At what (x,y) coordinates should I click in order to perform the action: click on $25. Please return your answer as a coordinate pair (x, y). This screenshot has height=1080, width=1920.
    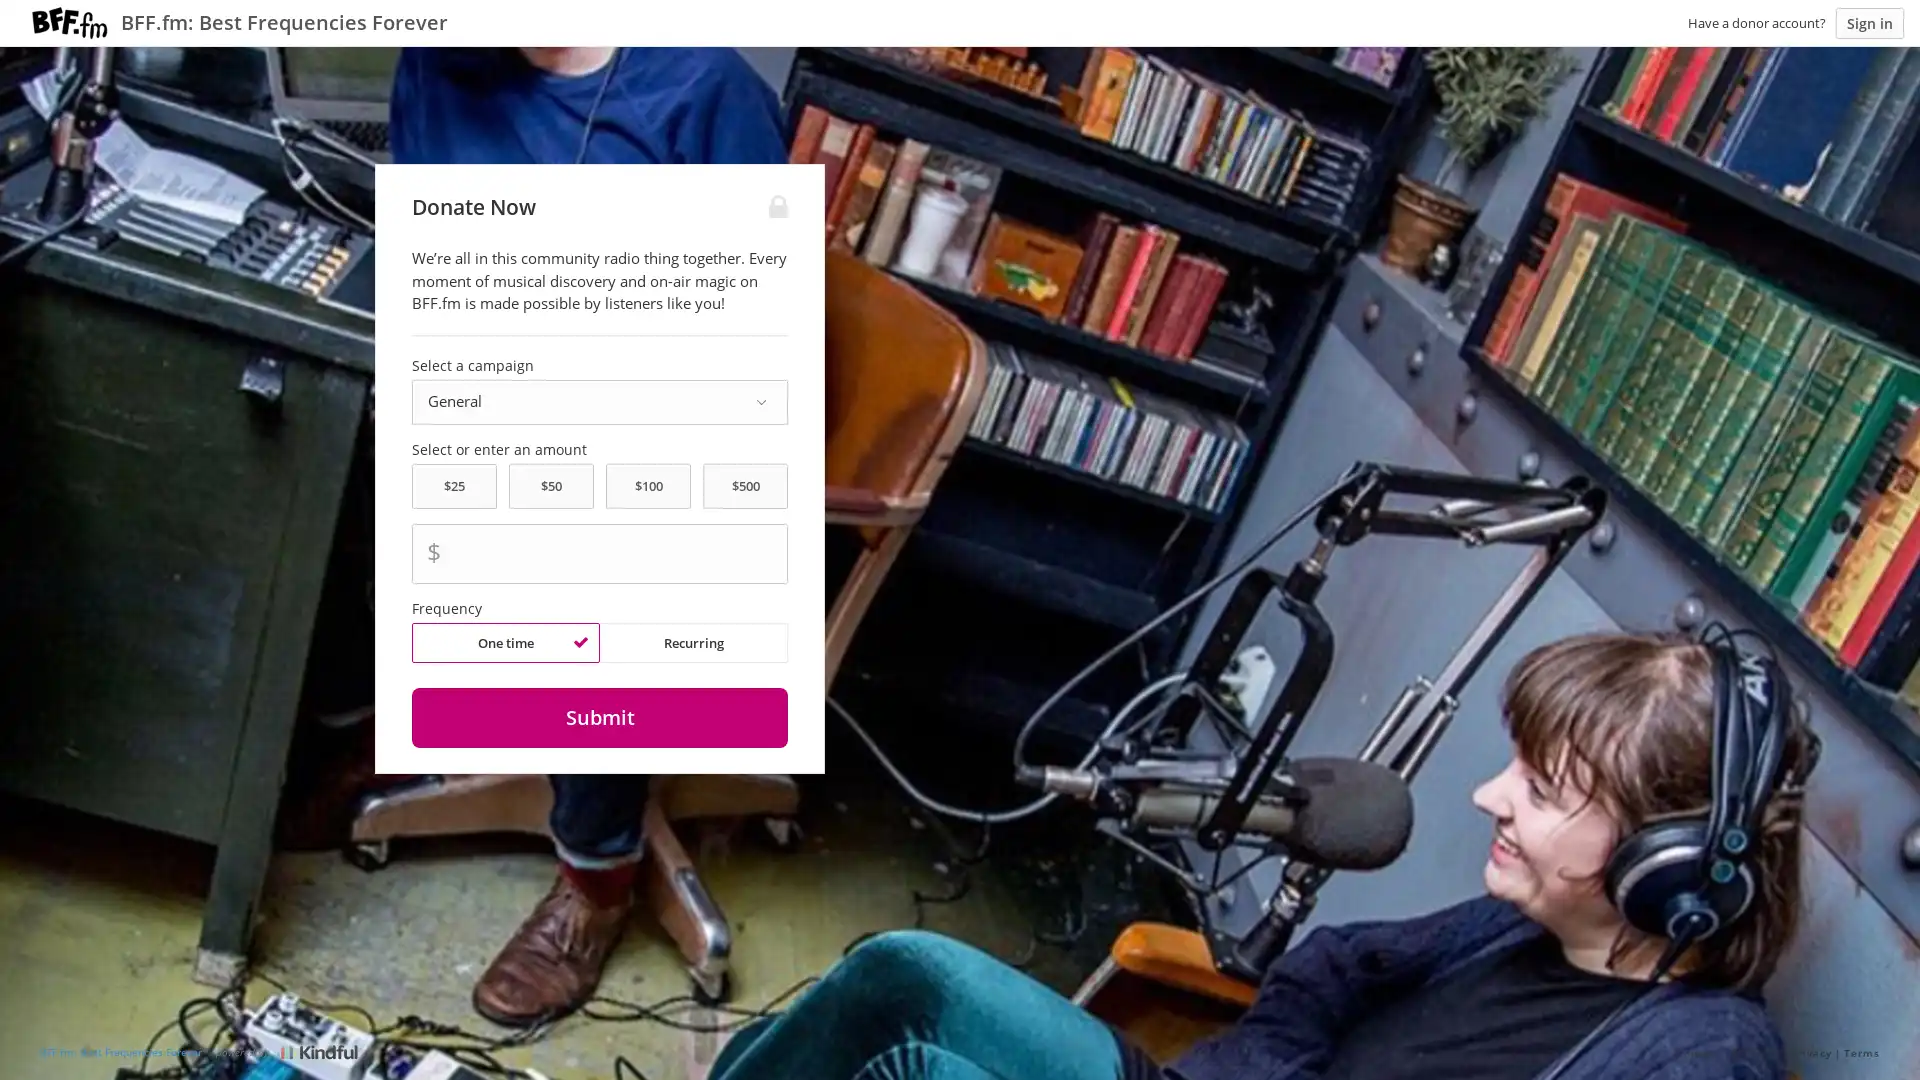
    Looking at the image, I should click on (452, 485).